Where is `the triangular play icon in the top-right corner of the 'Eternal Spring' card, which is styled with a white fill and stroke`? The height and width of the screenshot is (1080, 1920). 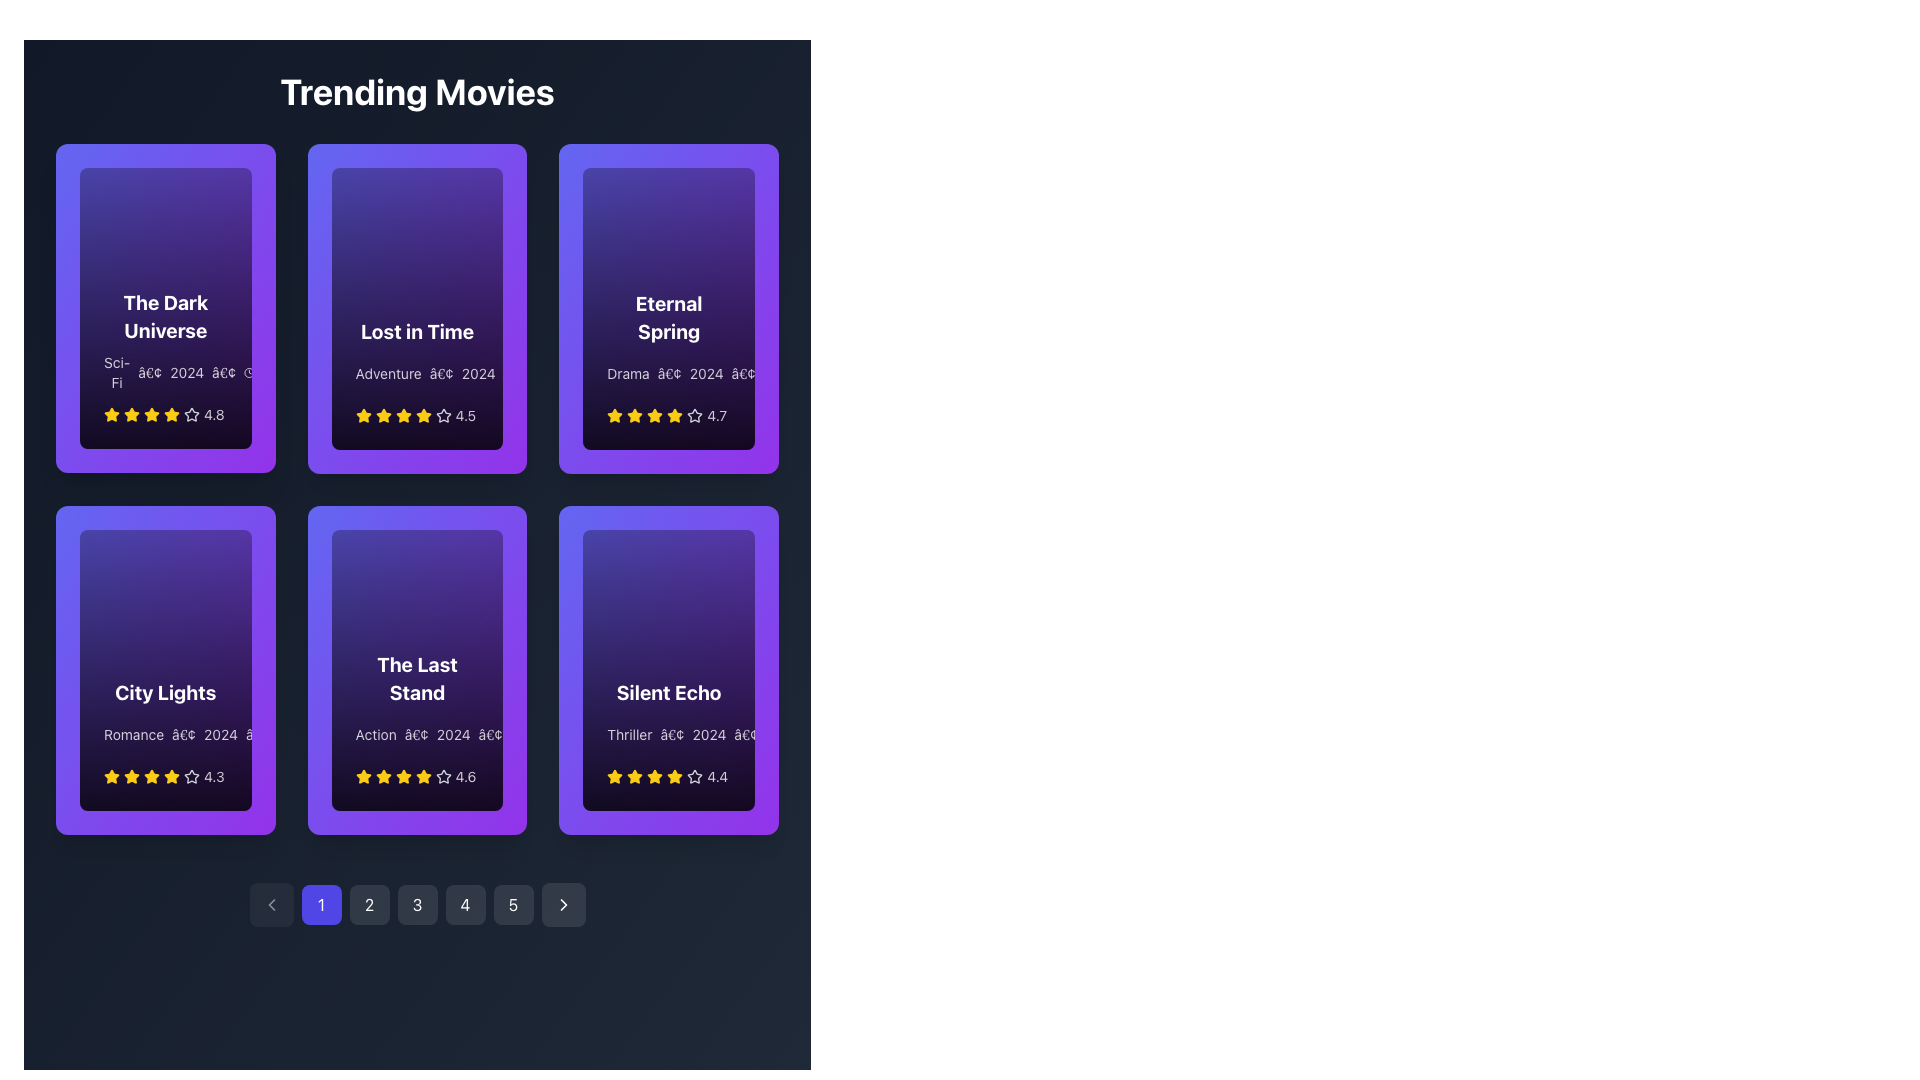
the triangular play icon in the top-right corner of the 'Eternal Spring' card, which is styled with a white fill and stroke is located at coordinates (744, 185).